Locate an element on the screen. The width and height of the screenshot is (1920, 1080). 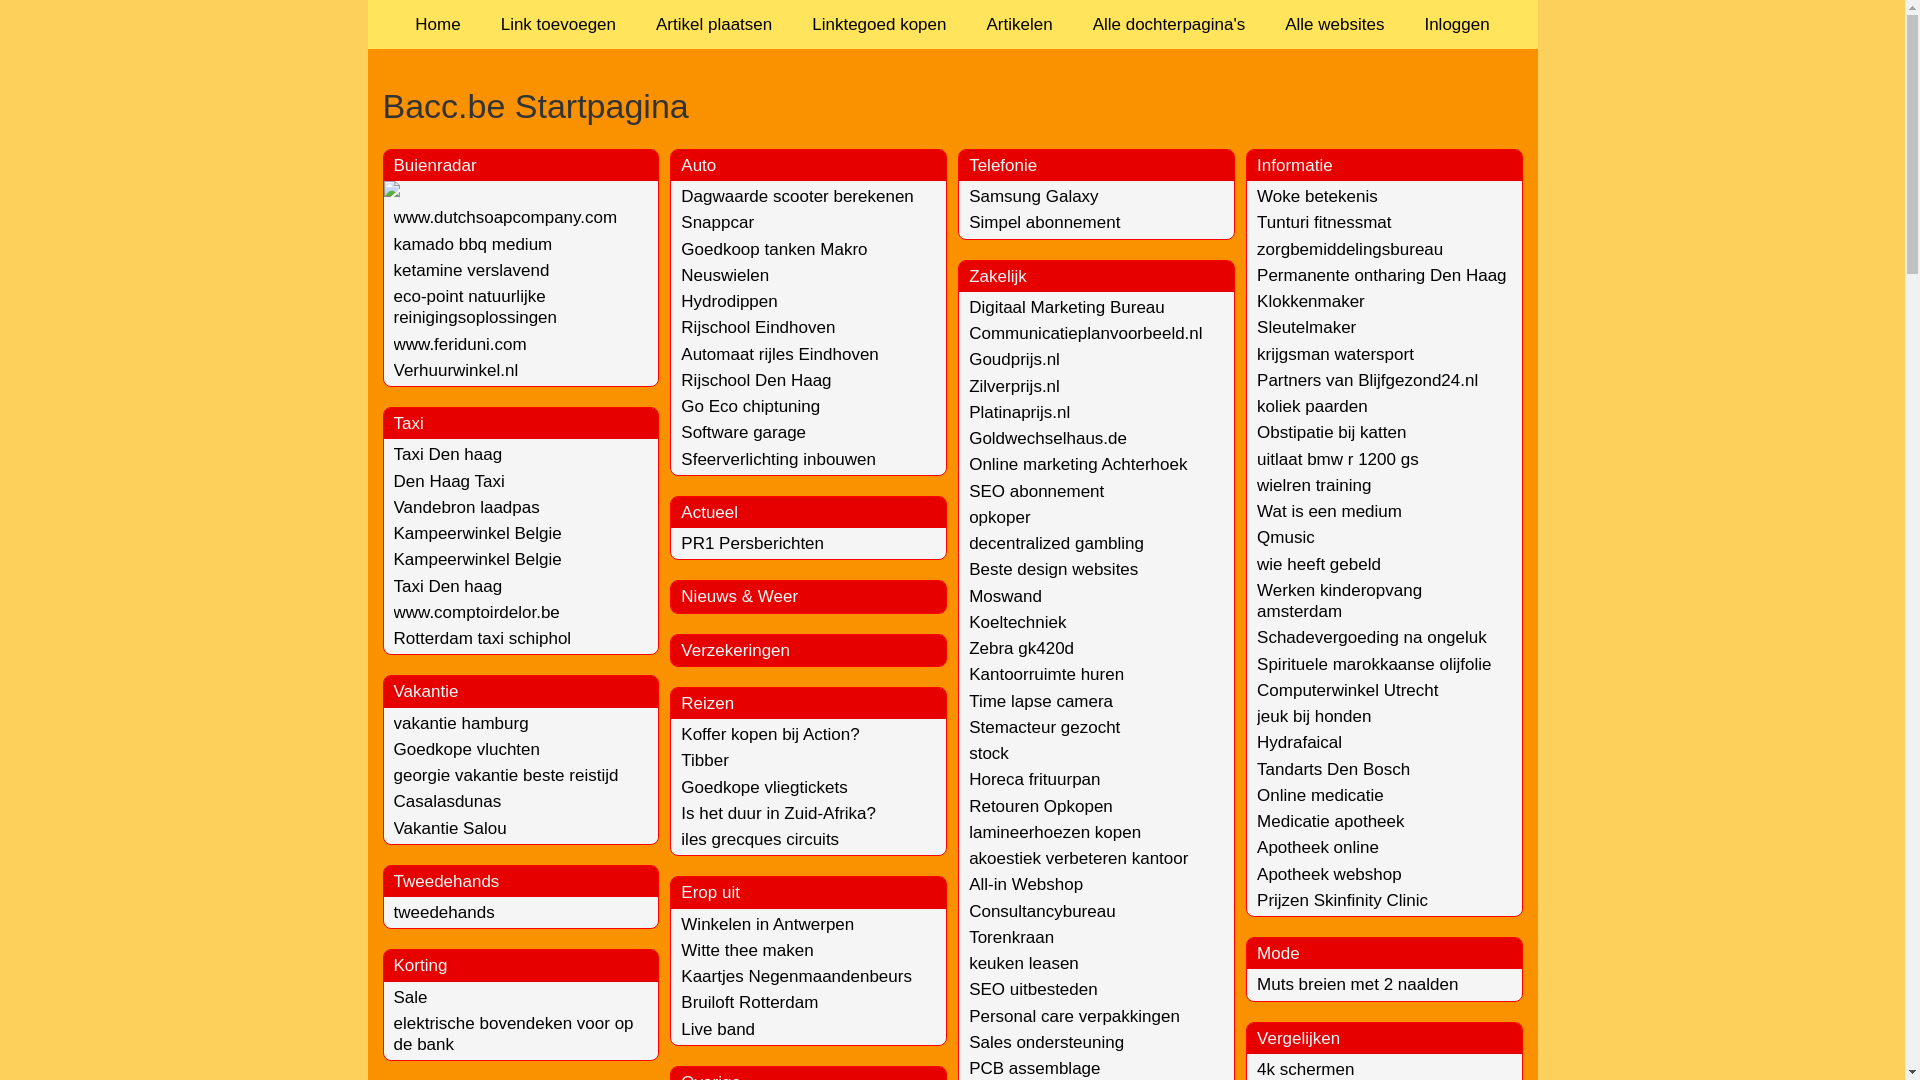
'iles grecques circuits' is located at coordinates (758, 839).